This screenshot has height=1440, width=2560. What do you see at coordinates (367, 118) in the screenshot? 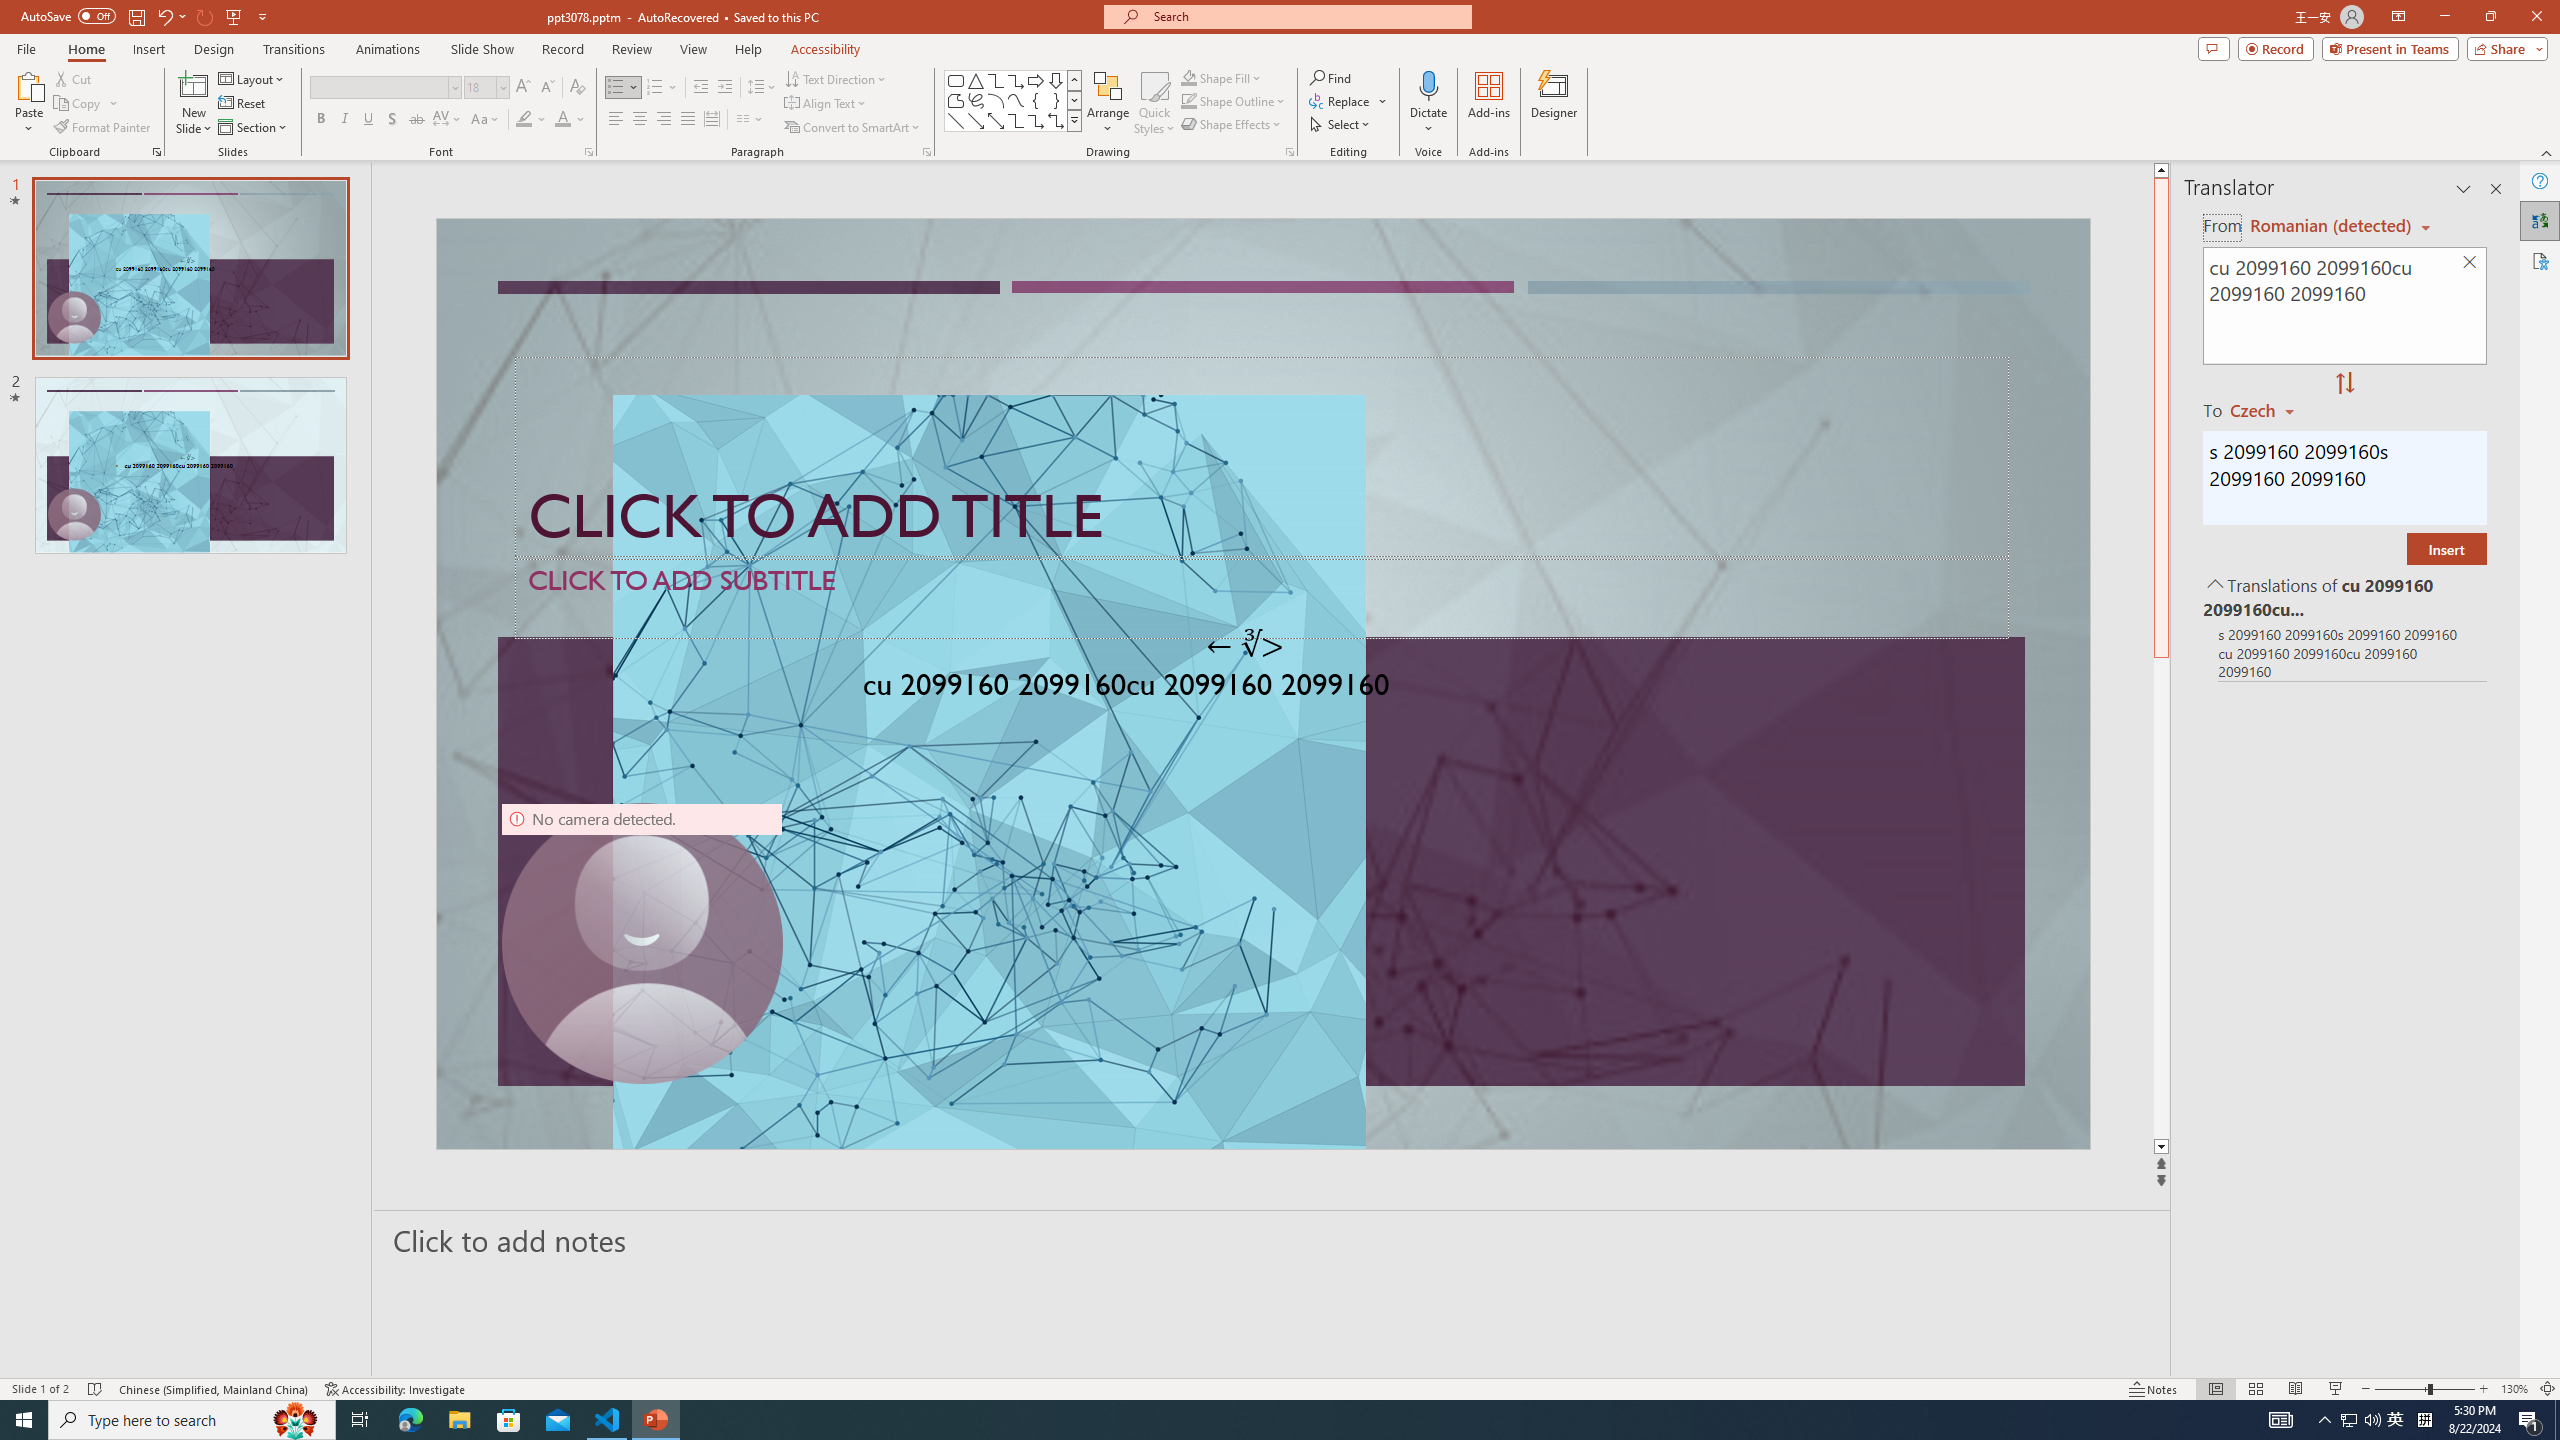
I see `'Underline'` at bounding box center [367, 118].